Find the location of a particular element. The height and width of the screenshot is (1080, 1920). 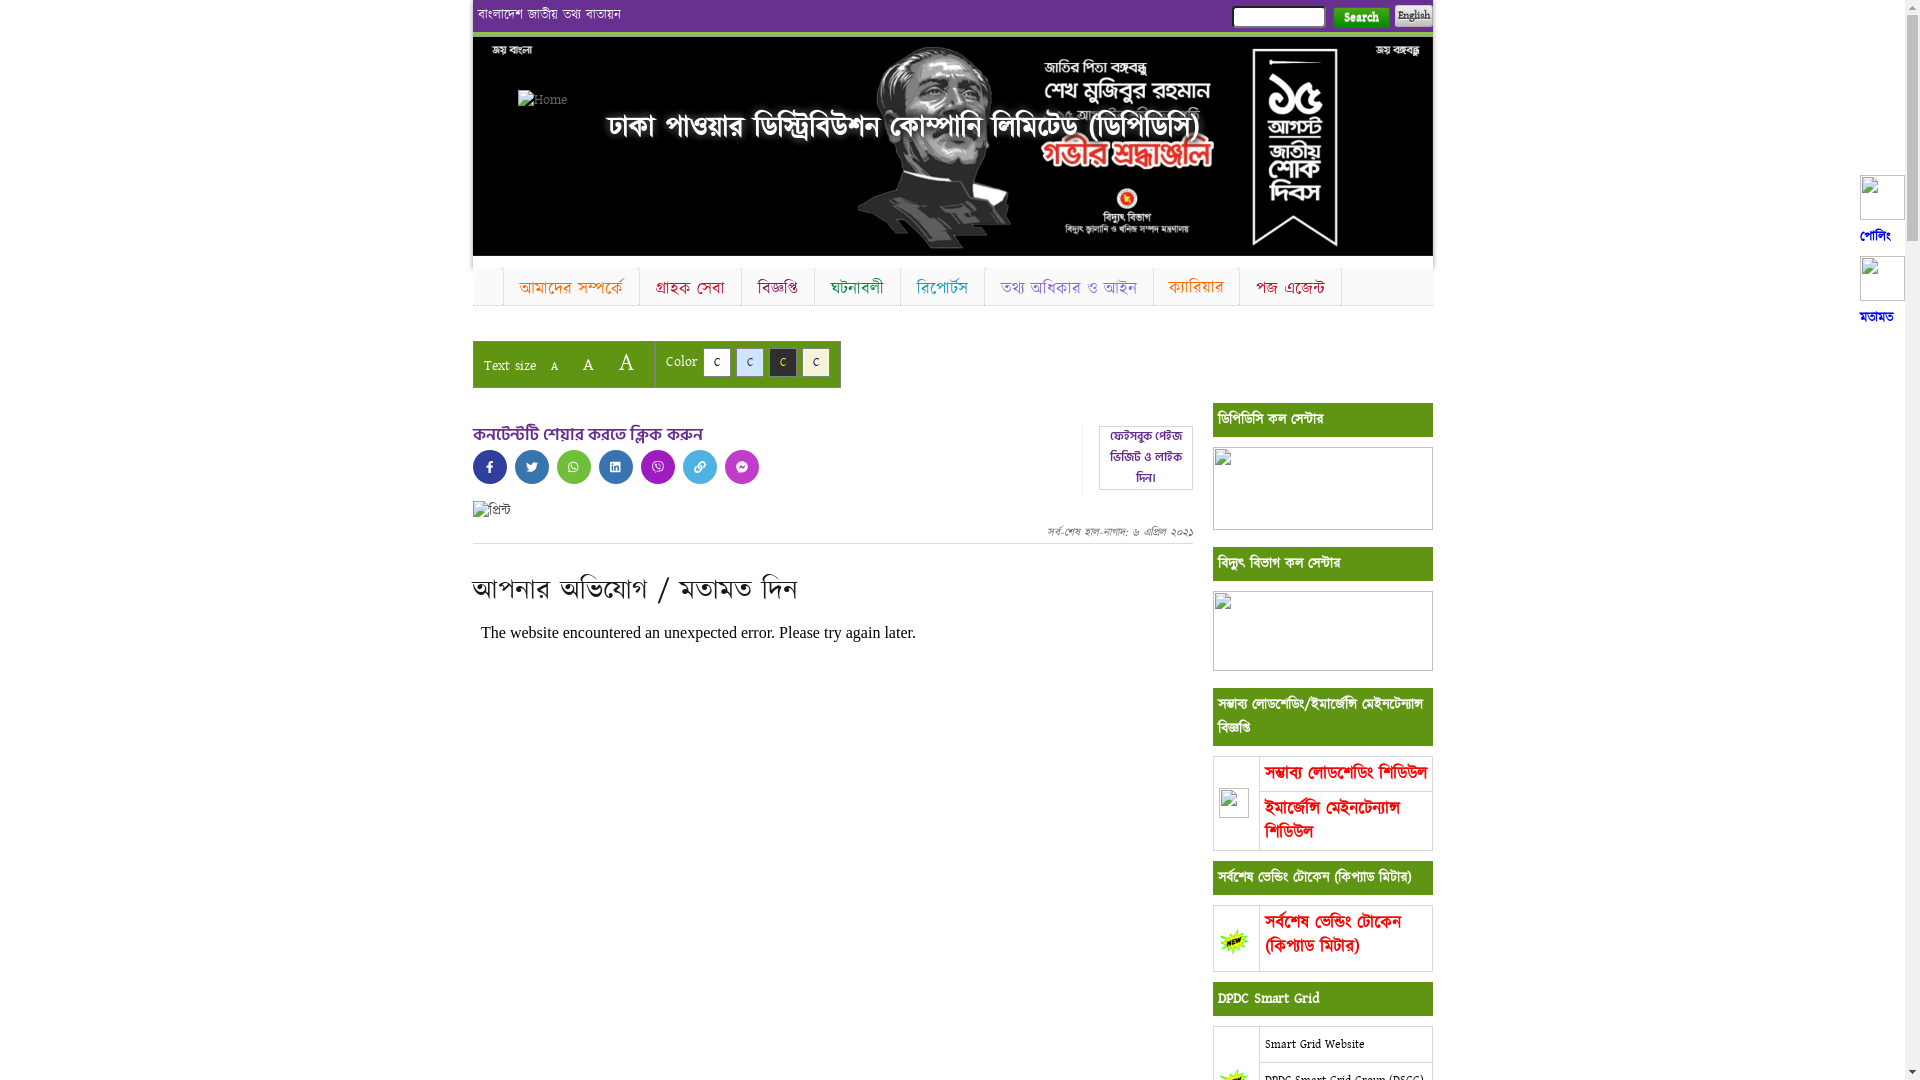

'Smart Grid Website' is located at coordinates (1314, 1043).